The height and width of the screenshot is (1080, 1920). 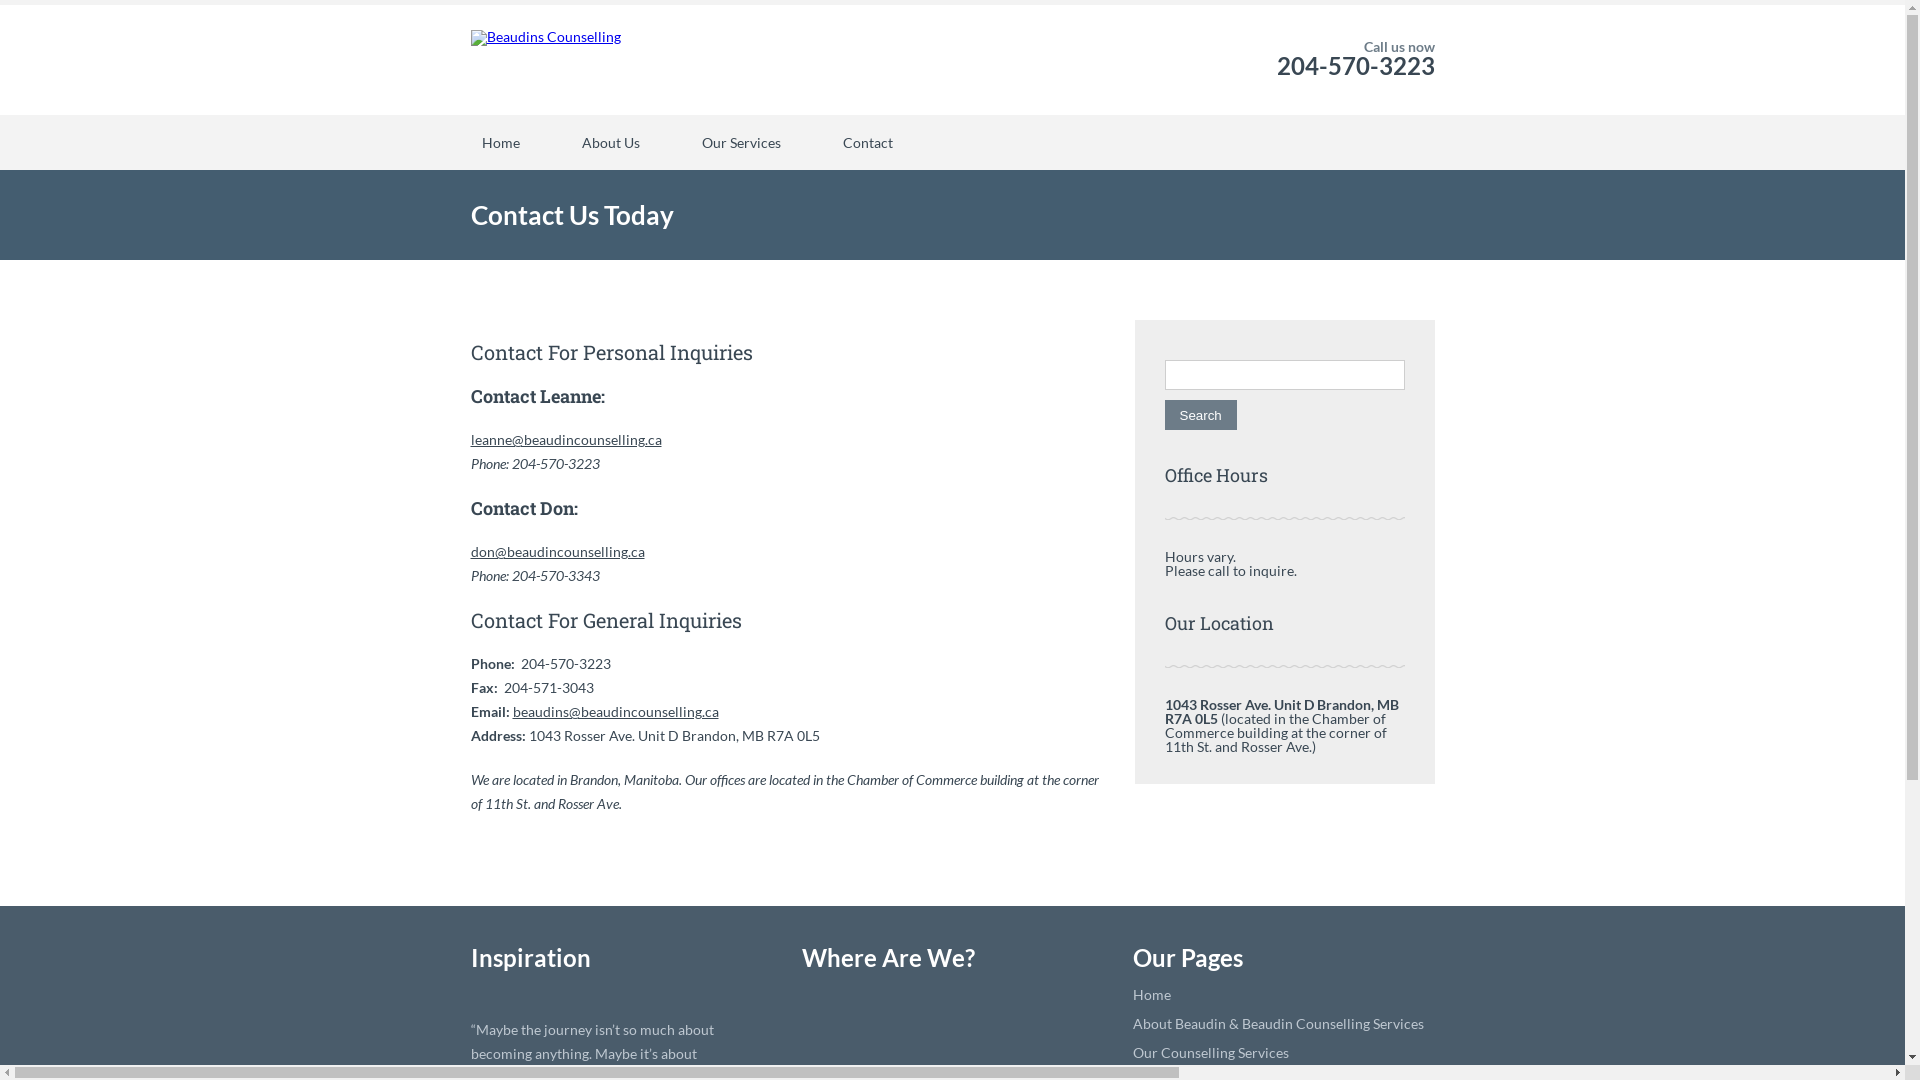 I want to click on 'Our Counselling Services', so click(x=1208, y=1051).